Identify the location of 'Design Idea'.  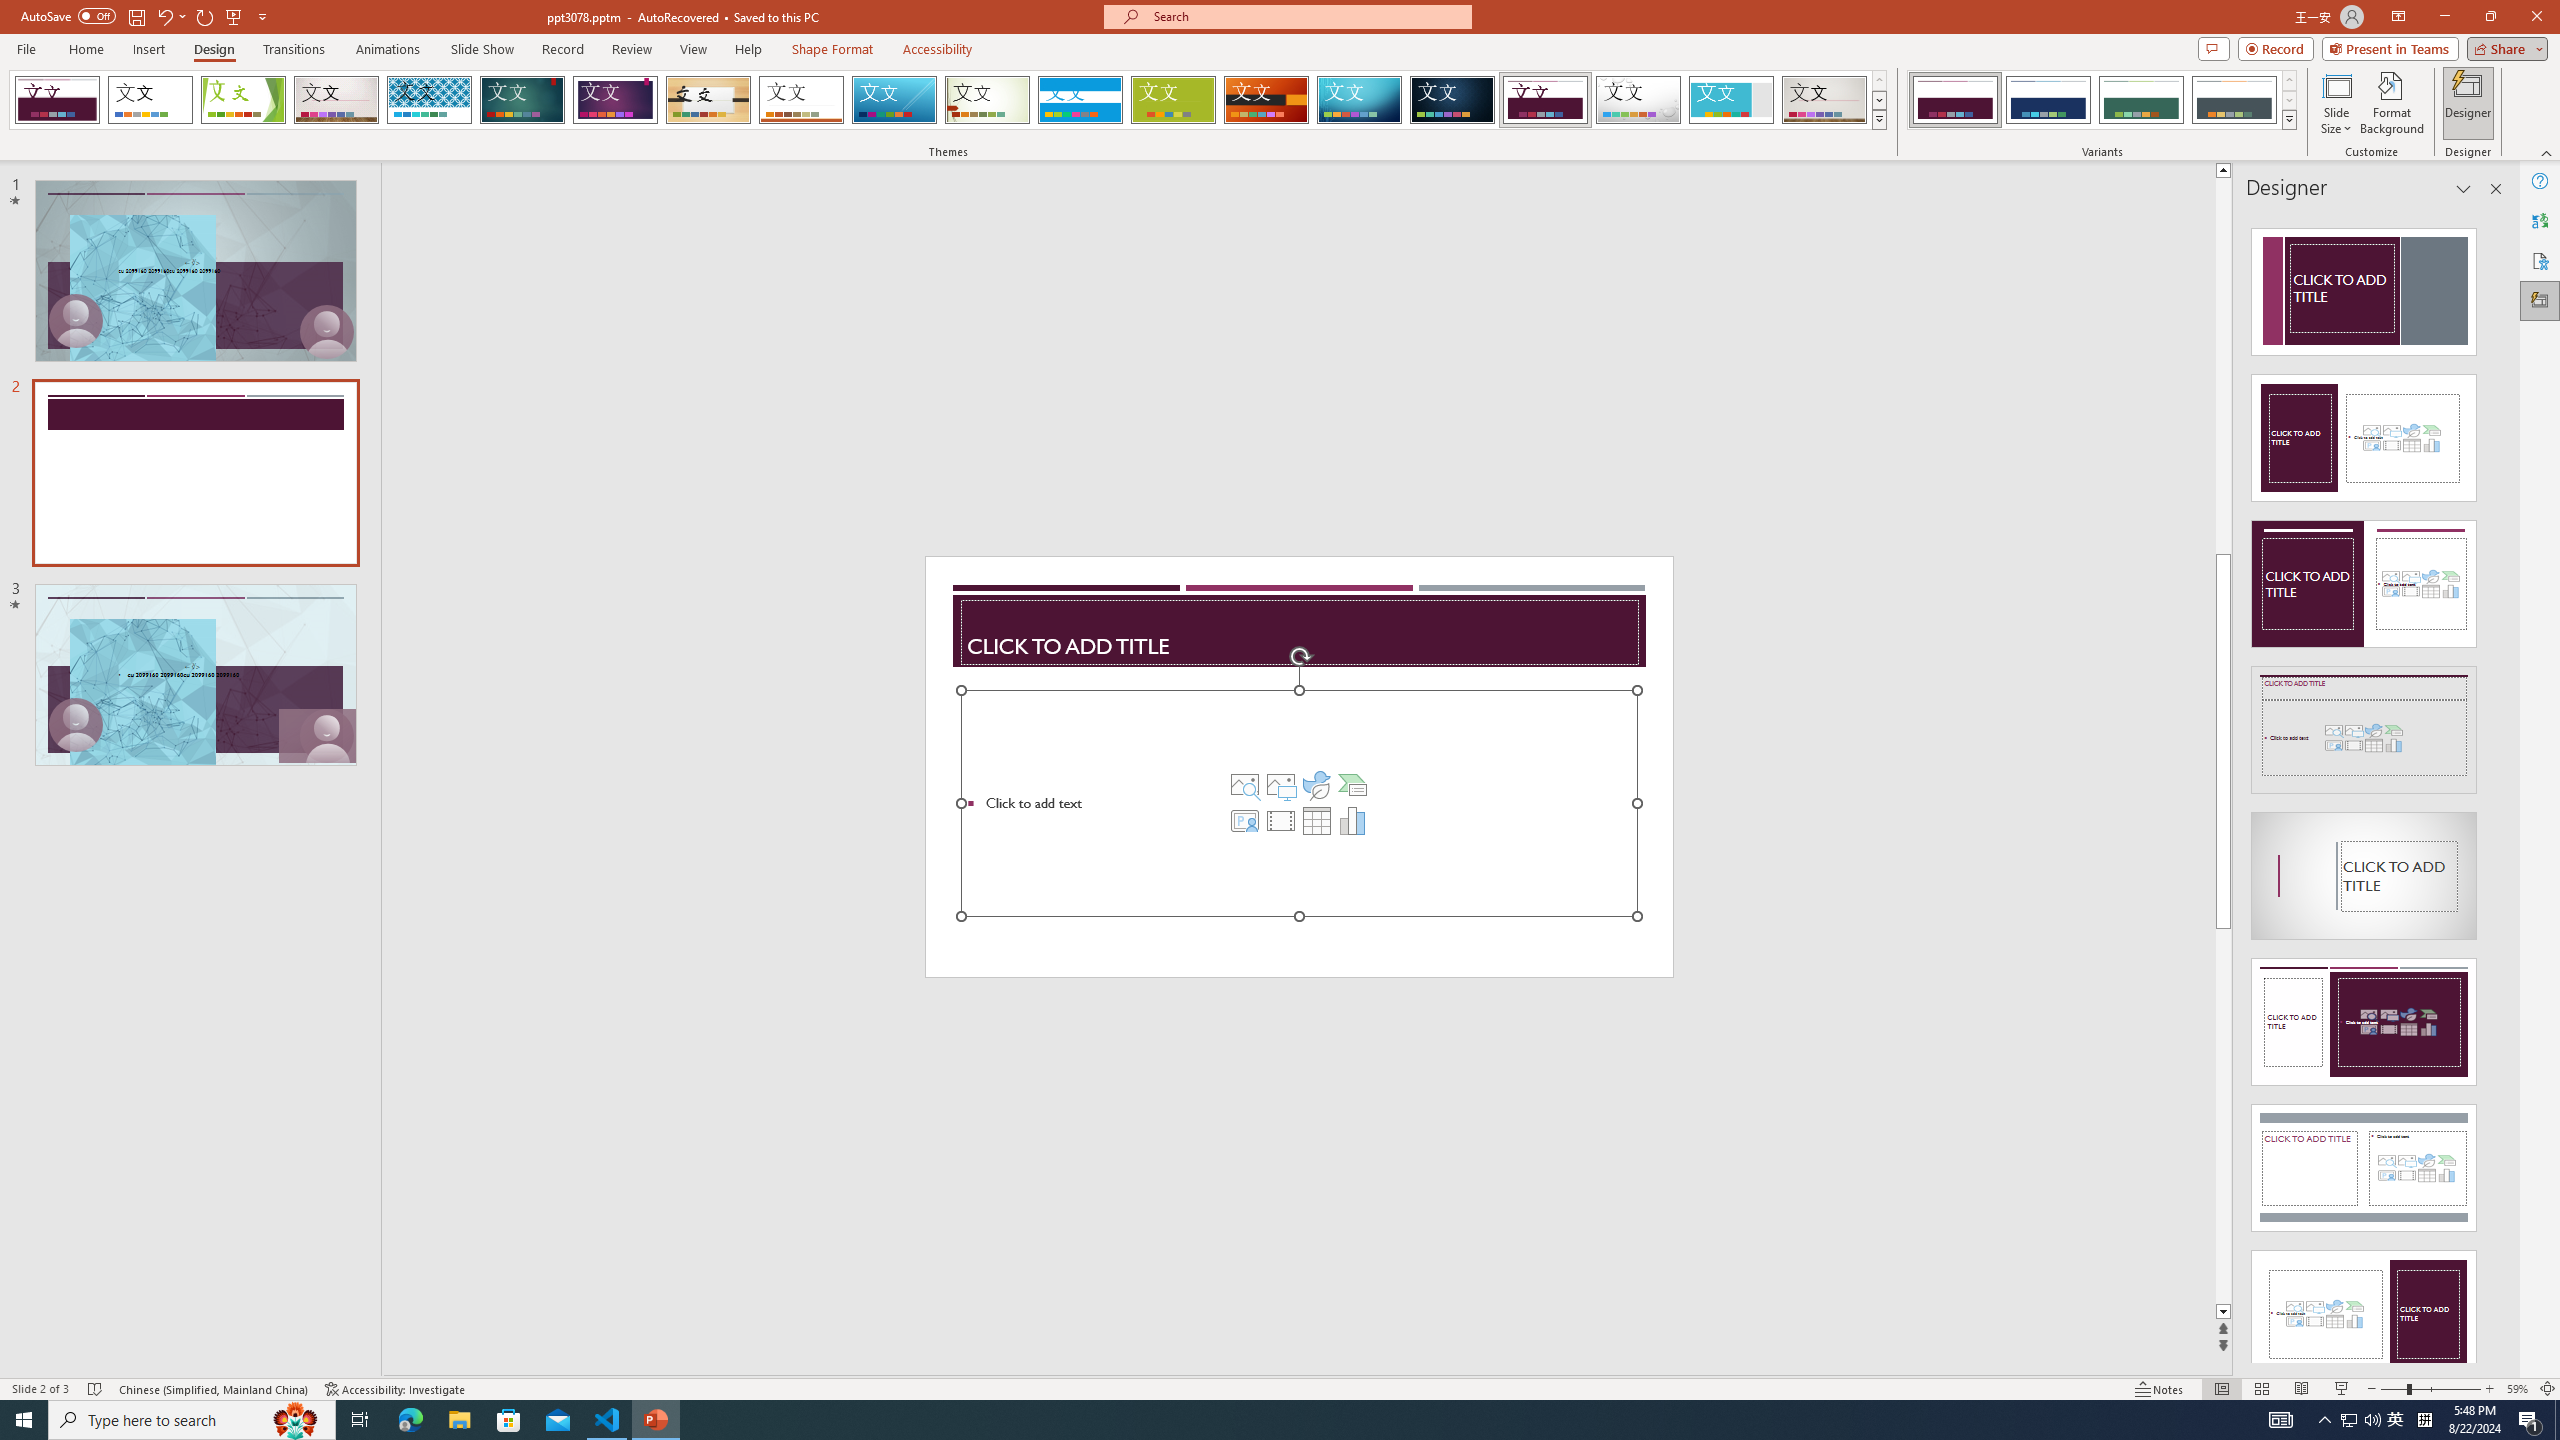
(2364, 1307).